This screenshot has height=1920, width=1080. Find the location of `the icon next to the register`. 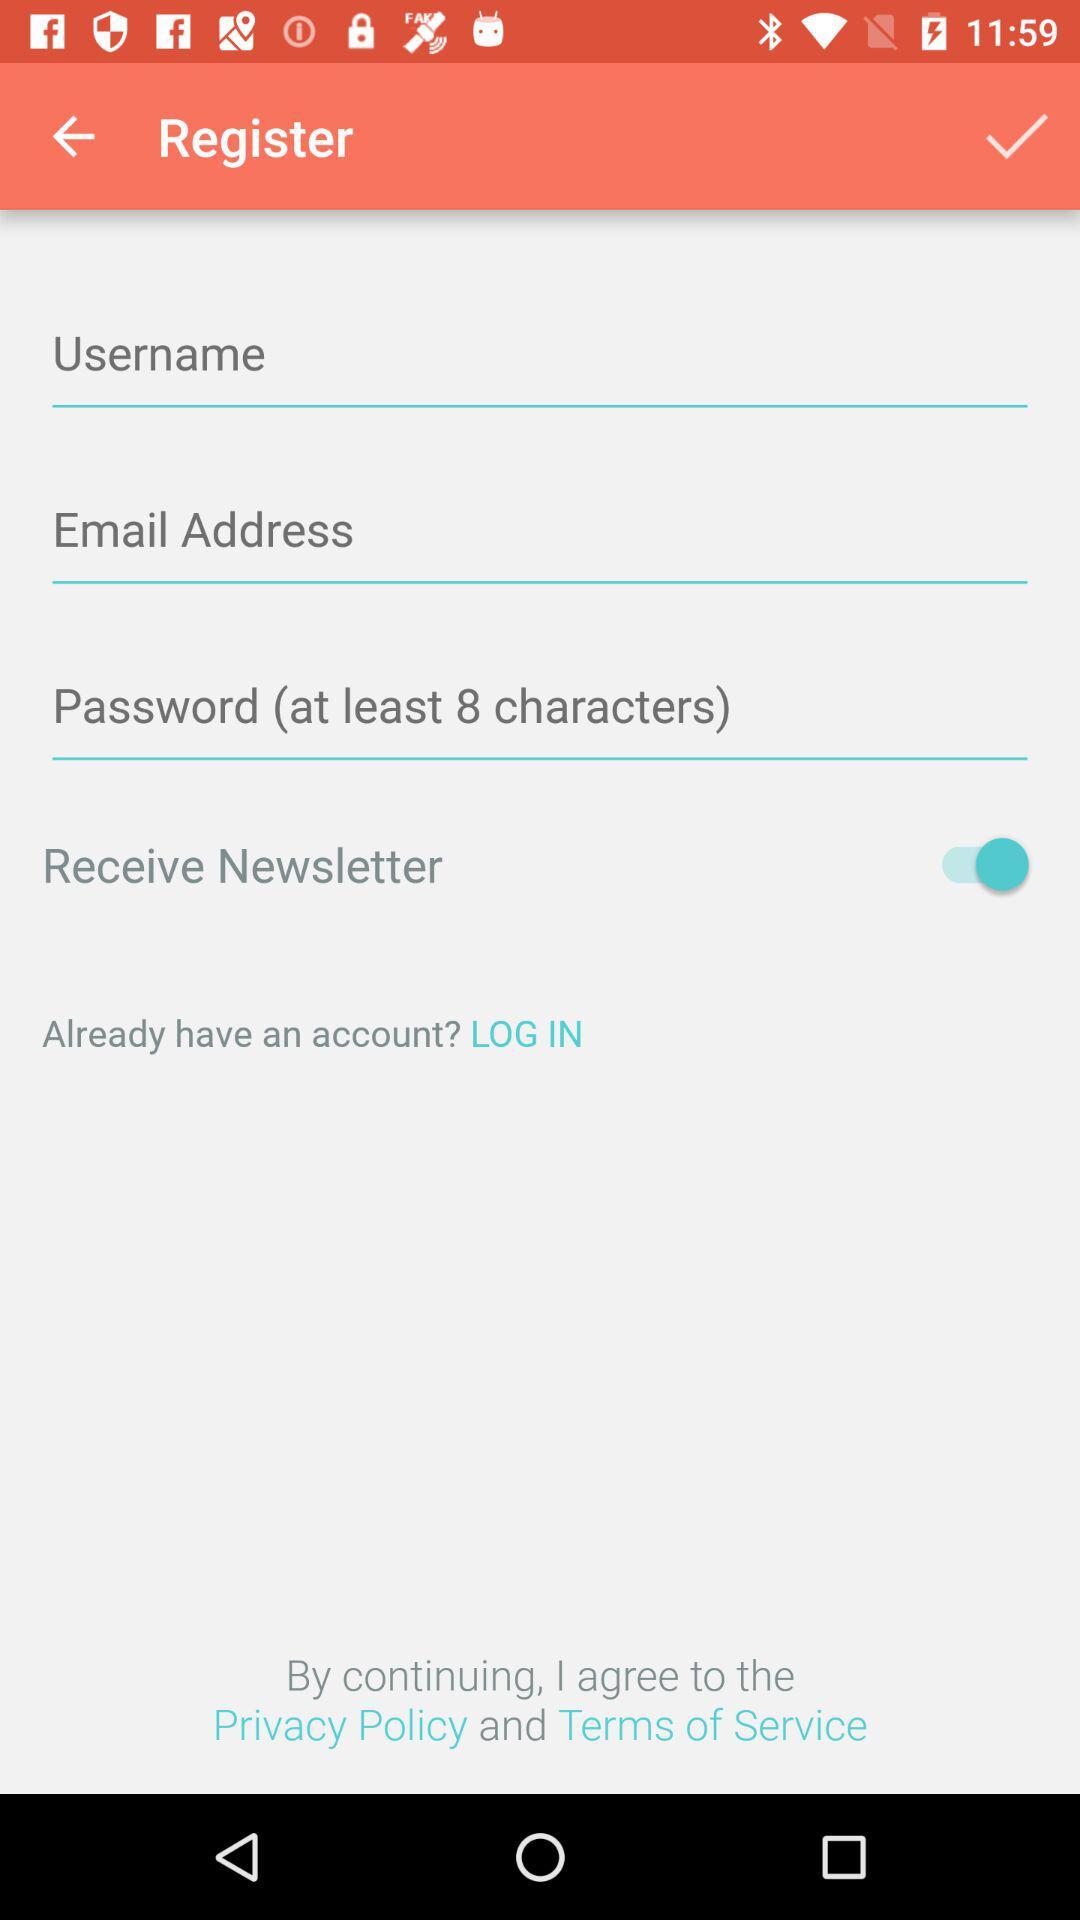

the icon next to the register is located at coordinates (72, 135).